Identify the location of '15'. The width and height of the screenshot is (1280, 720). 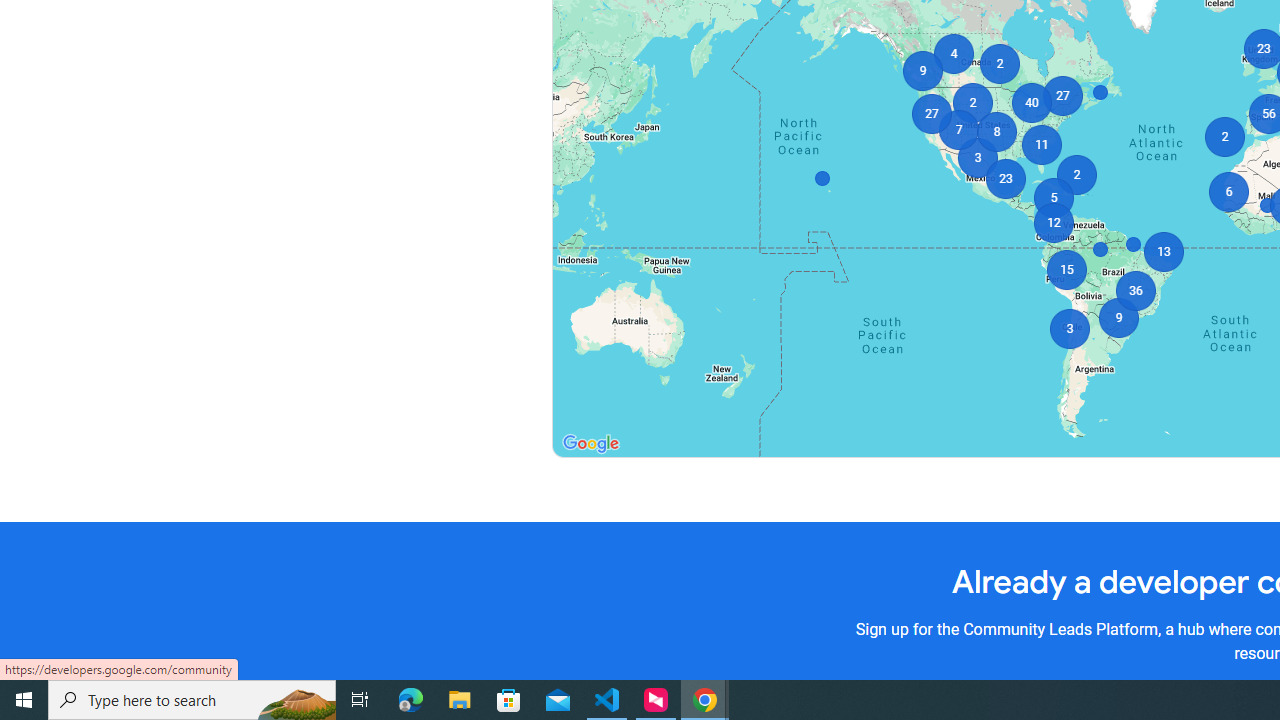
(1065, 270).